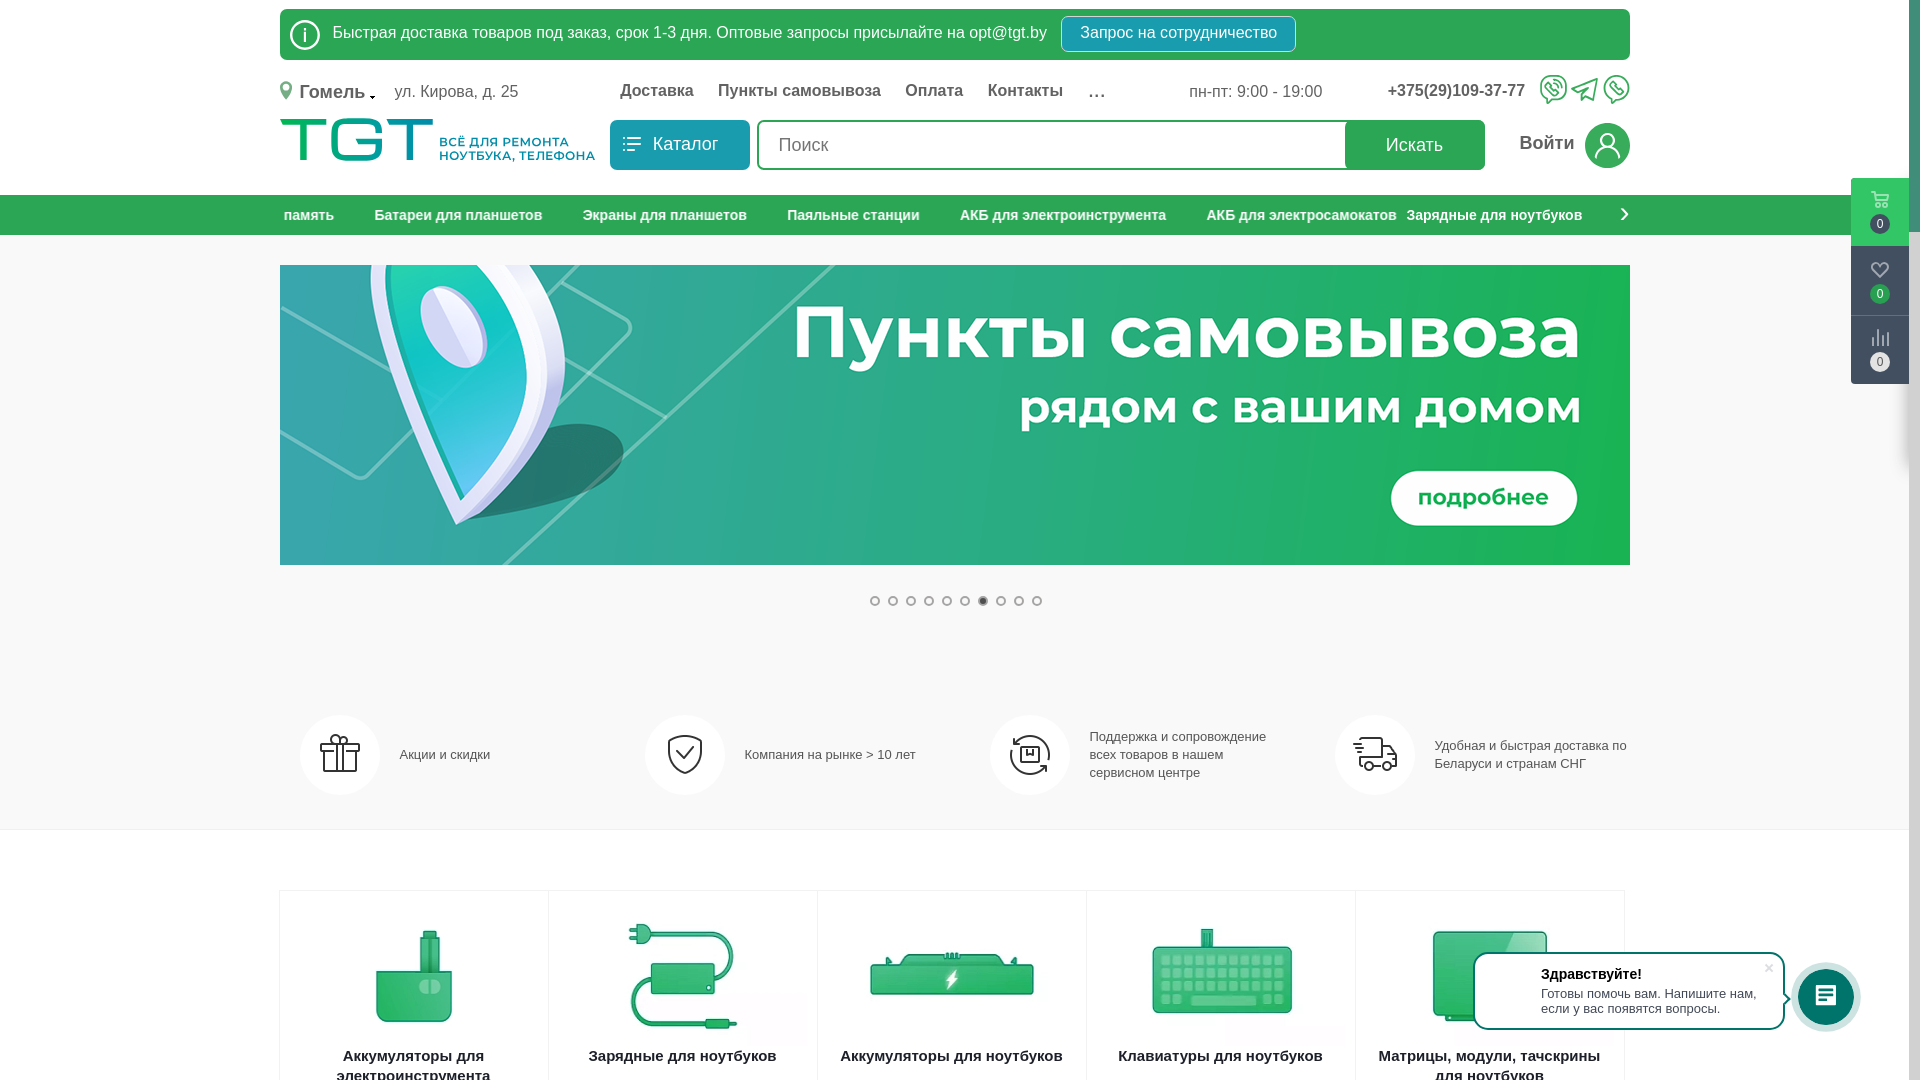 The width and height of the screenshot is (1920, 1080). I want to click on '+375(29)109-37-77', so click(1461, 91).